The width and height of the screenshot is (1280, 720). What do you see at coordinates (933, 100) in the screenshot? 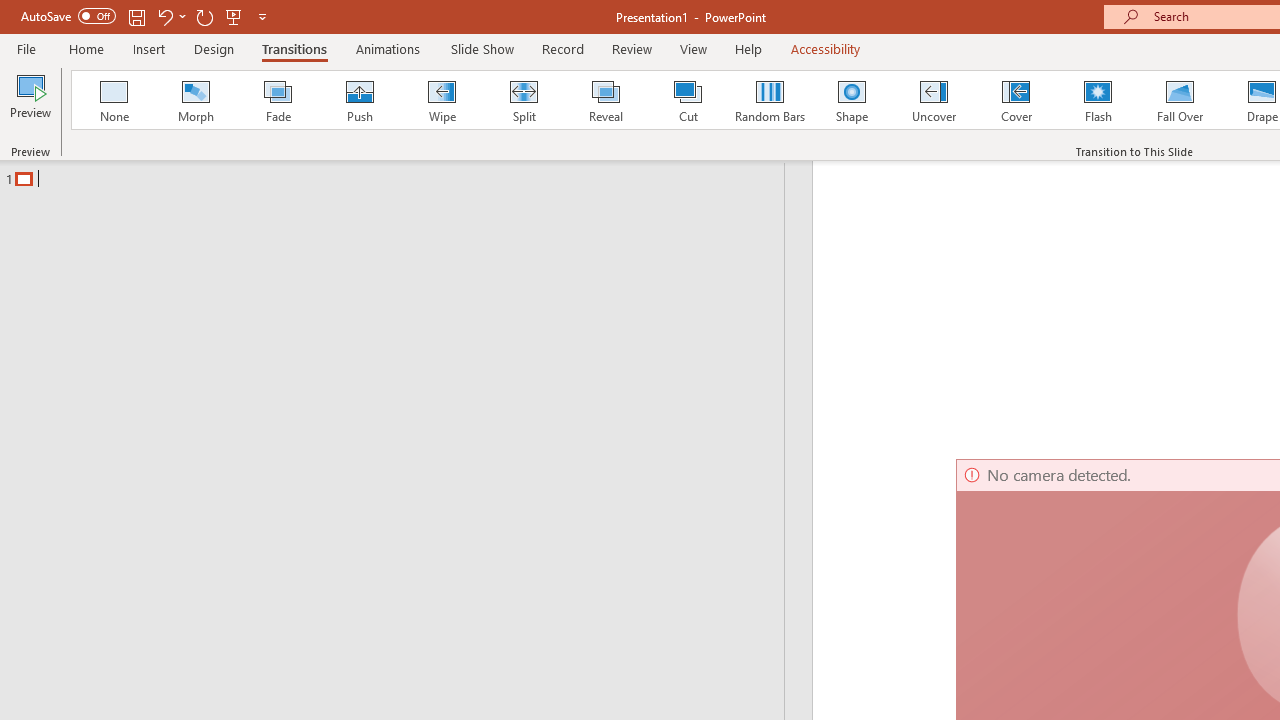
I see `'Uncover'` at bounding box center [933, 100].